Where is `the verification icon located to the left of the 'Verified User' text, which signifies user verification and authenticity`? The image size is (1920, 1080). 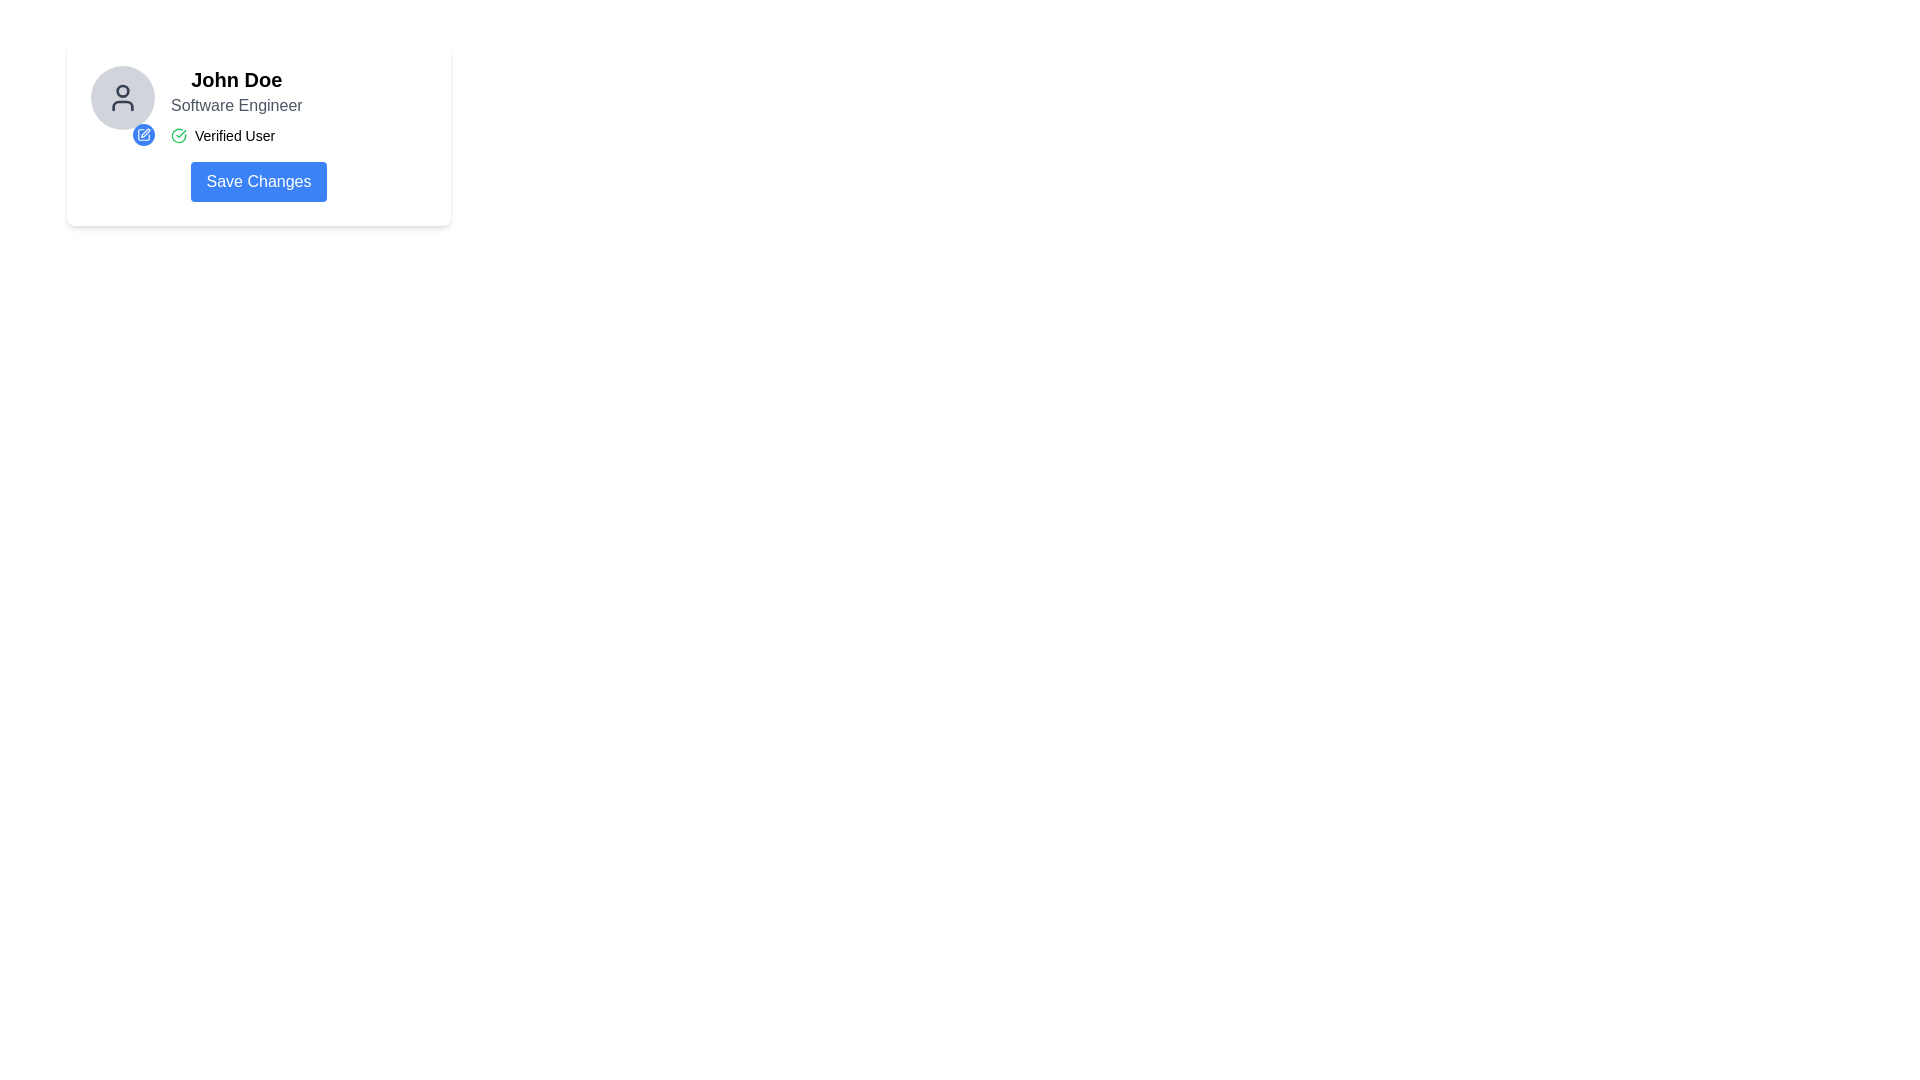 the verification icon located to the left of the 'Verified User' text, which signifies user verification and authenticity is located at coordinates (178, 135).